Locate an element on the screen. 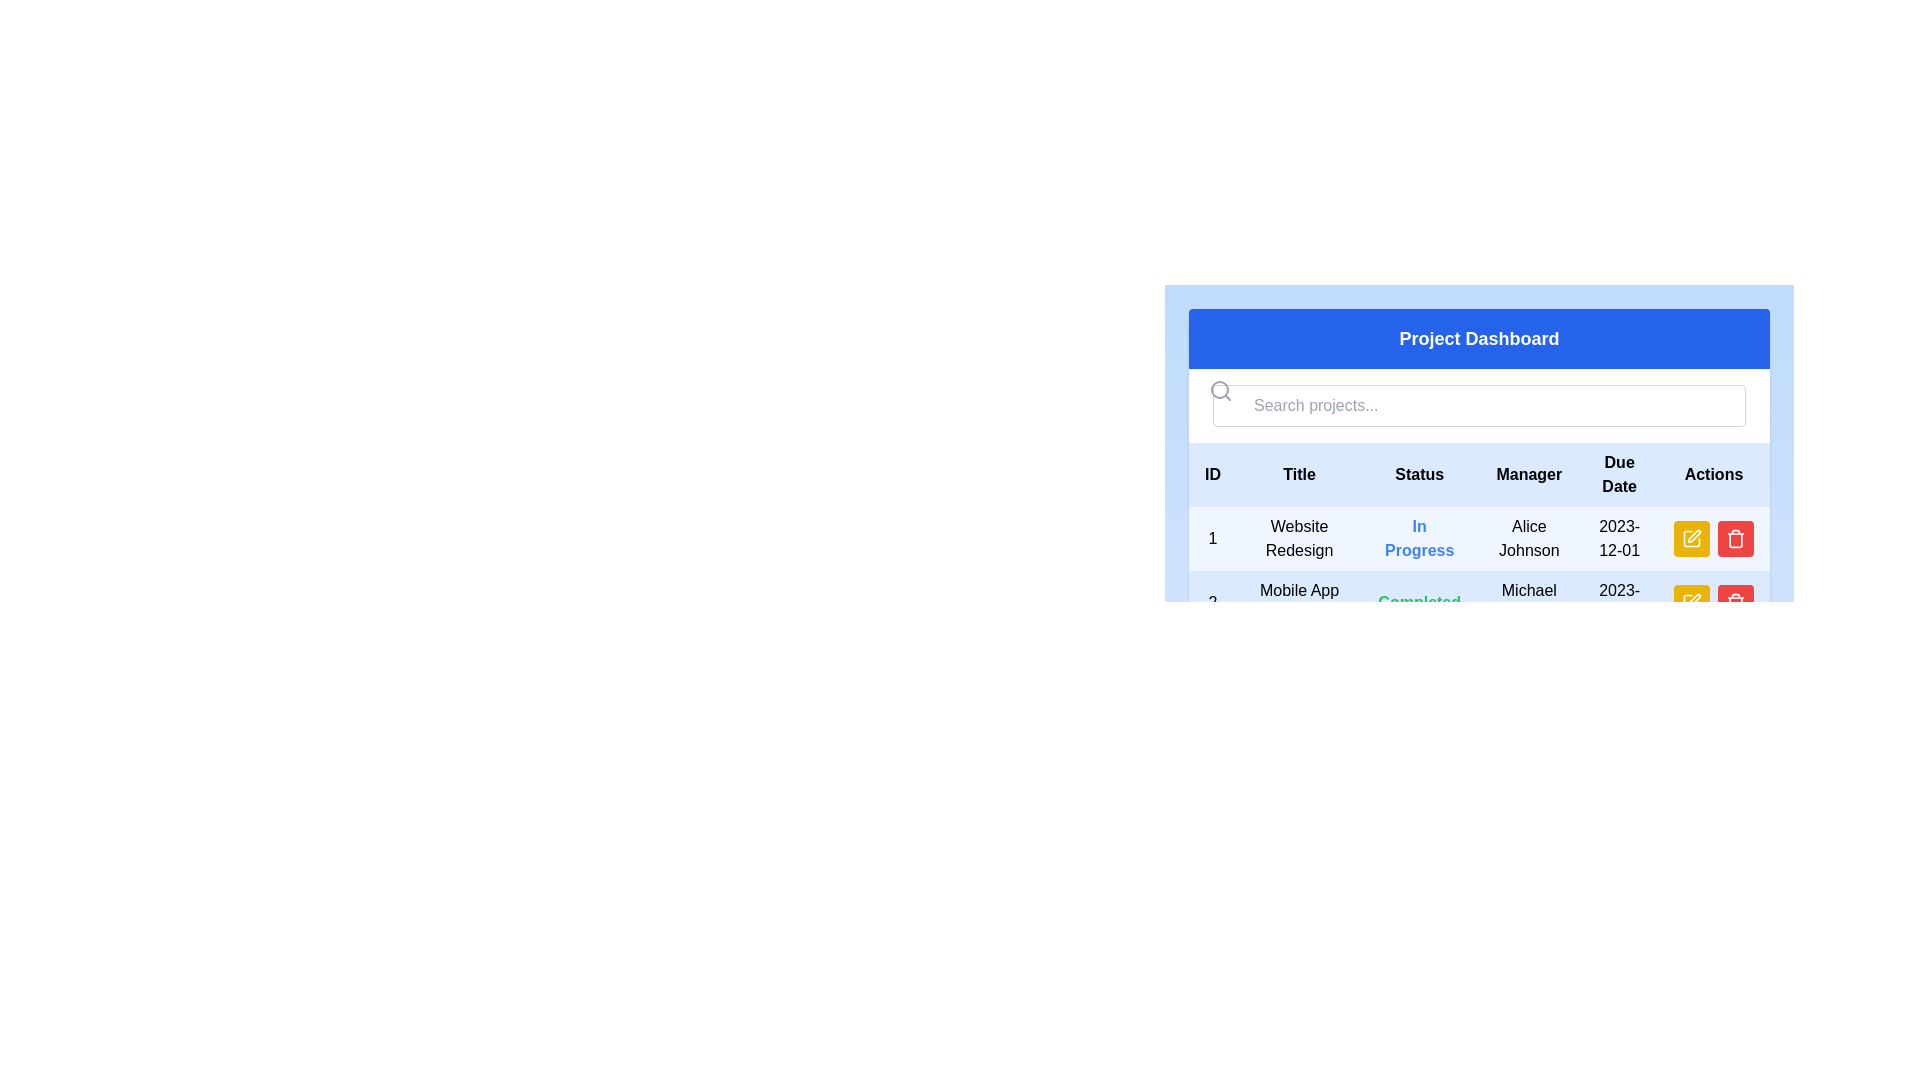 The image size is (1920, 1080). the 'In Progress' status text label located in the third column of the project table under the header 'Status' is located at coordinates (1418, 538).